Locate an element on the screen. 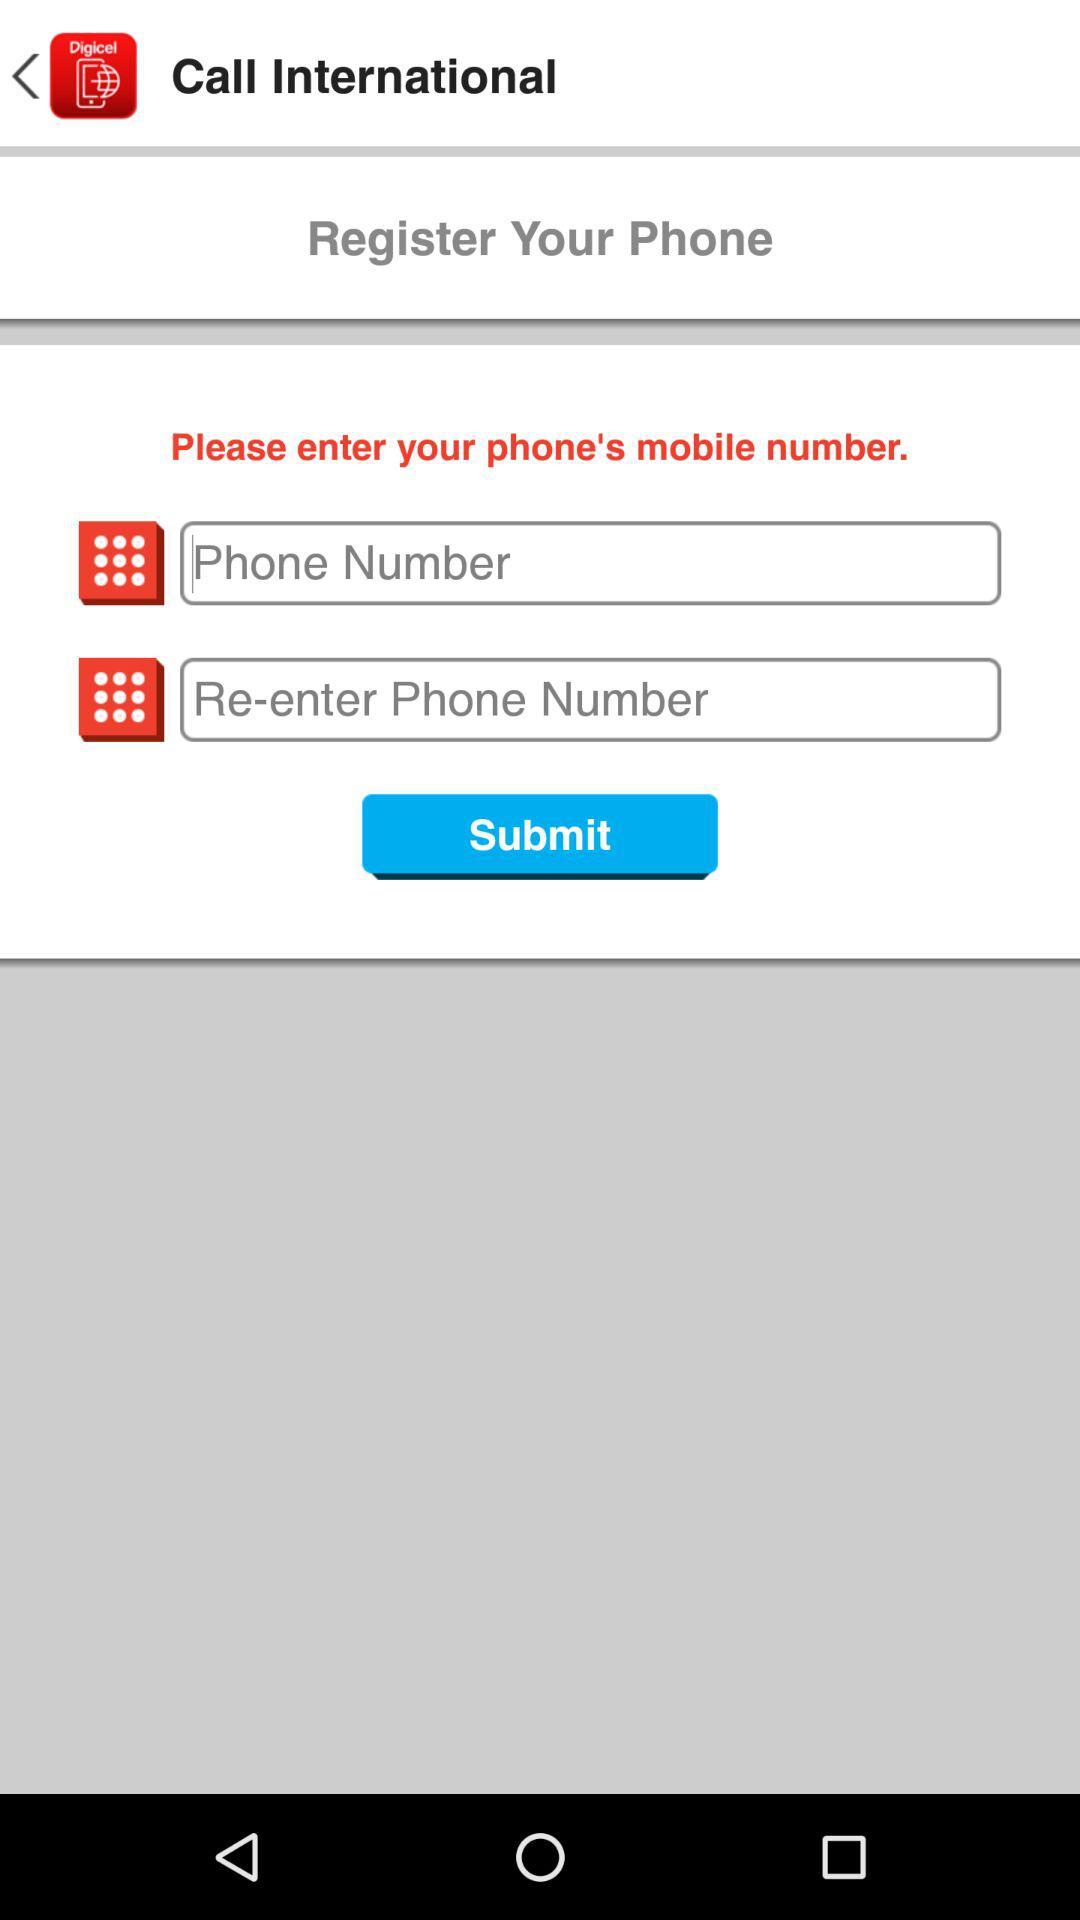 Image resolution: width=1080 pixels, height=1920 pixels. the submit is located at coordinates (540, 836).